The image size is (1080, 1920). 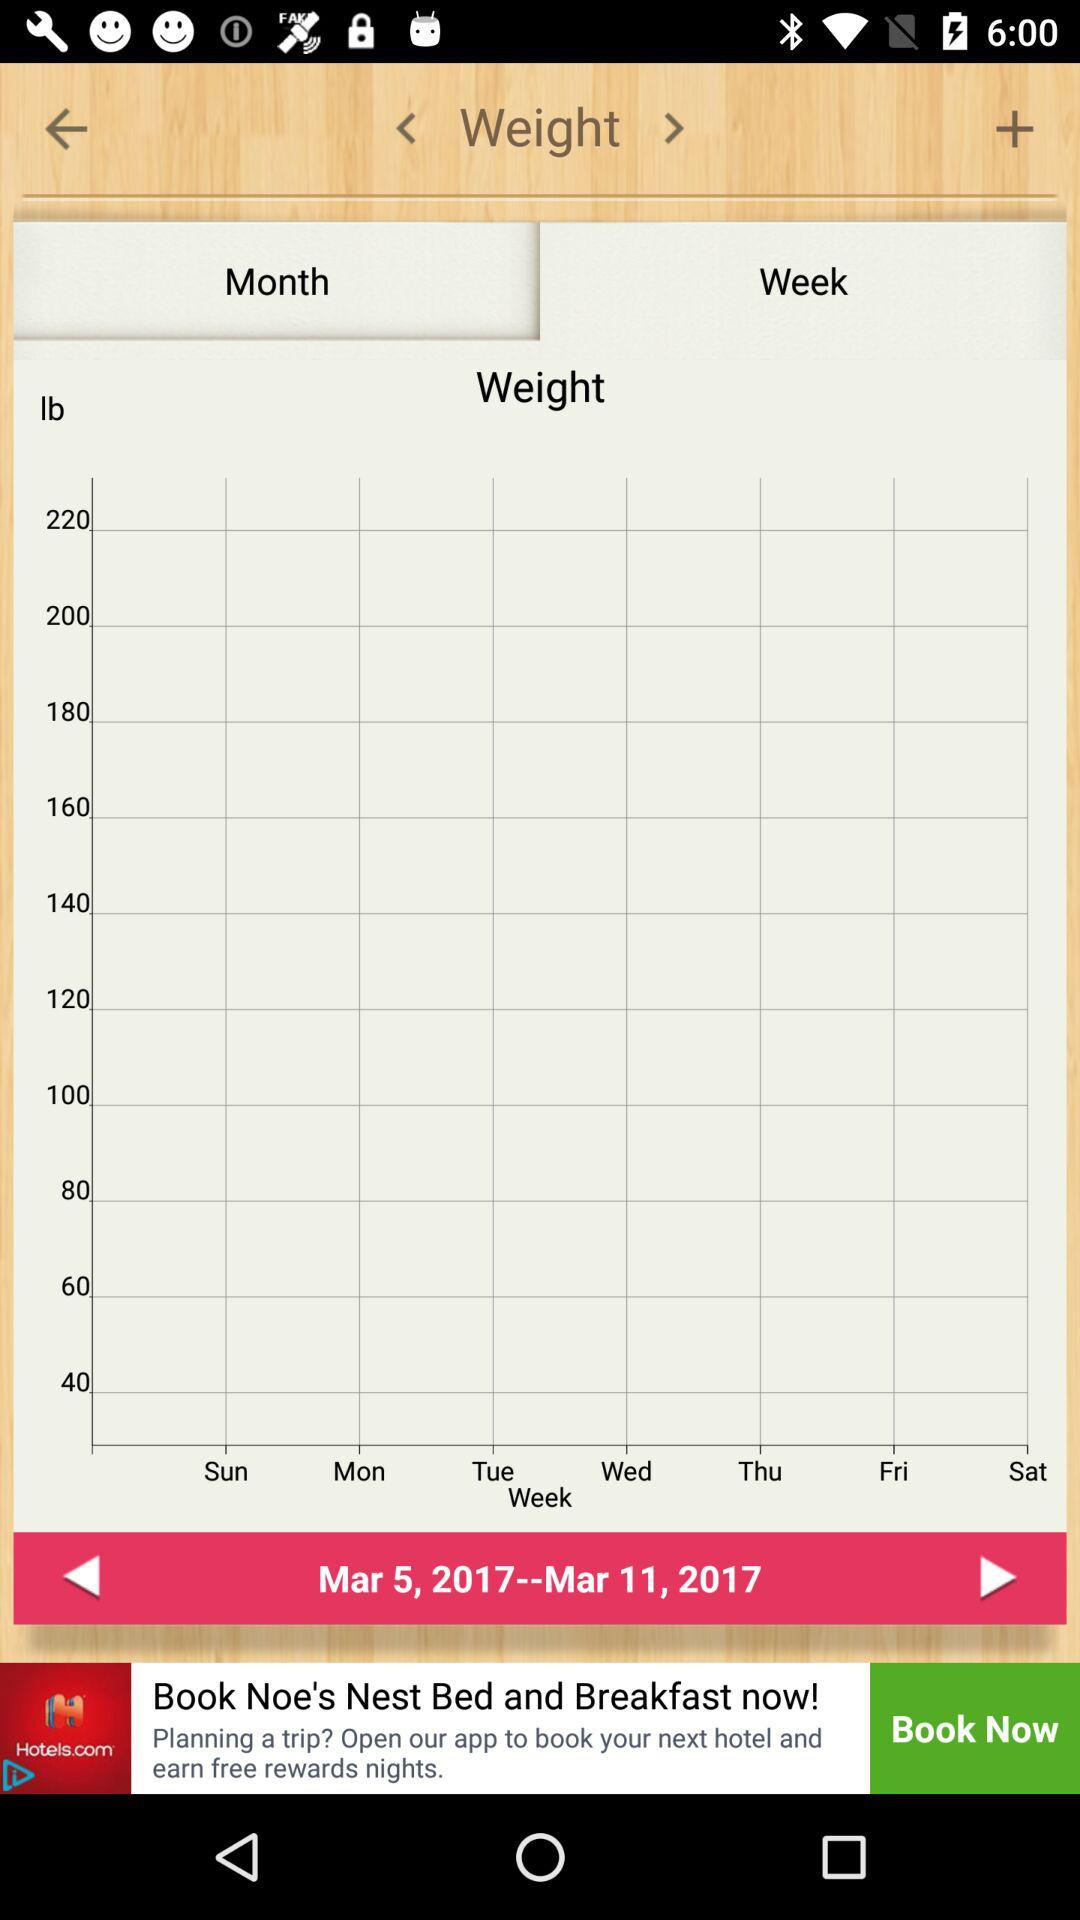 I want to click on previous, so click(x=80, y=1577).